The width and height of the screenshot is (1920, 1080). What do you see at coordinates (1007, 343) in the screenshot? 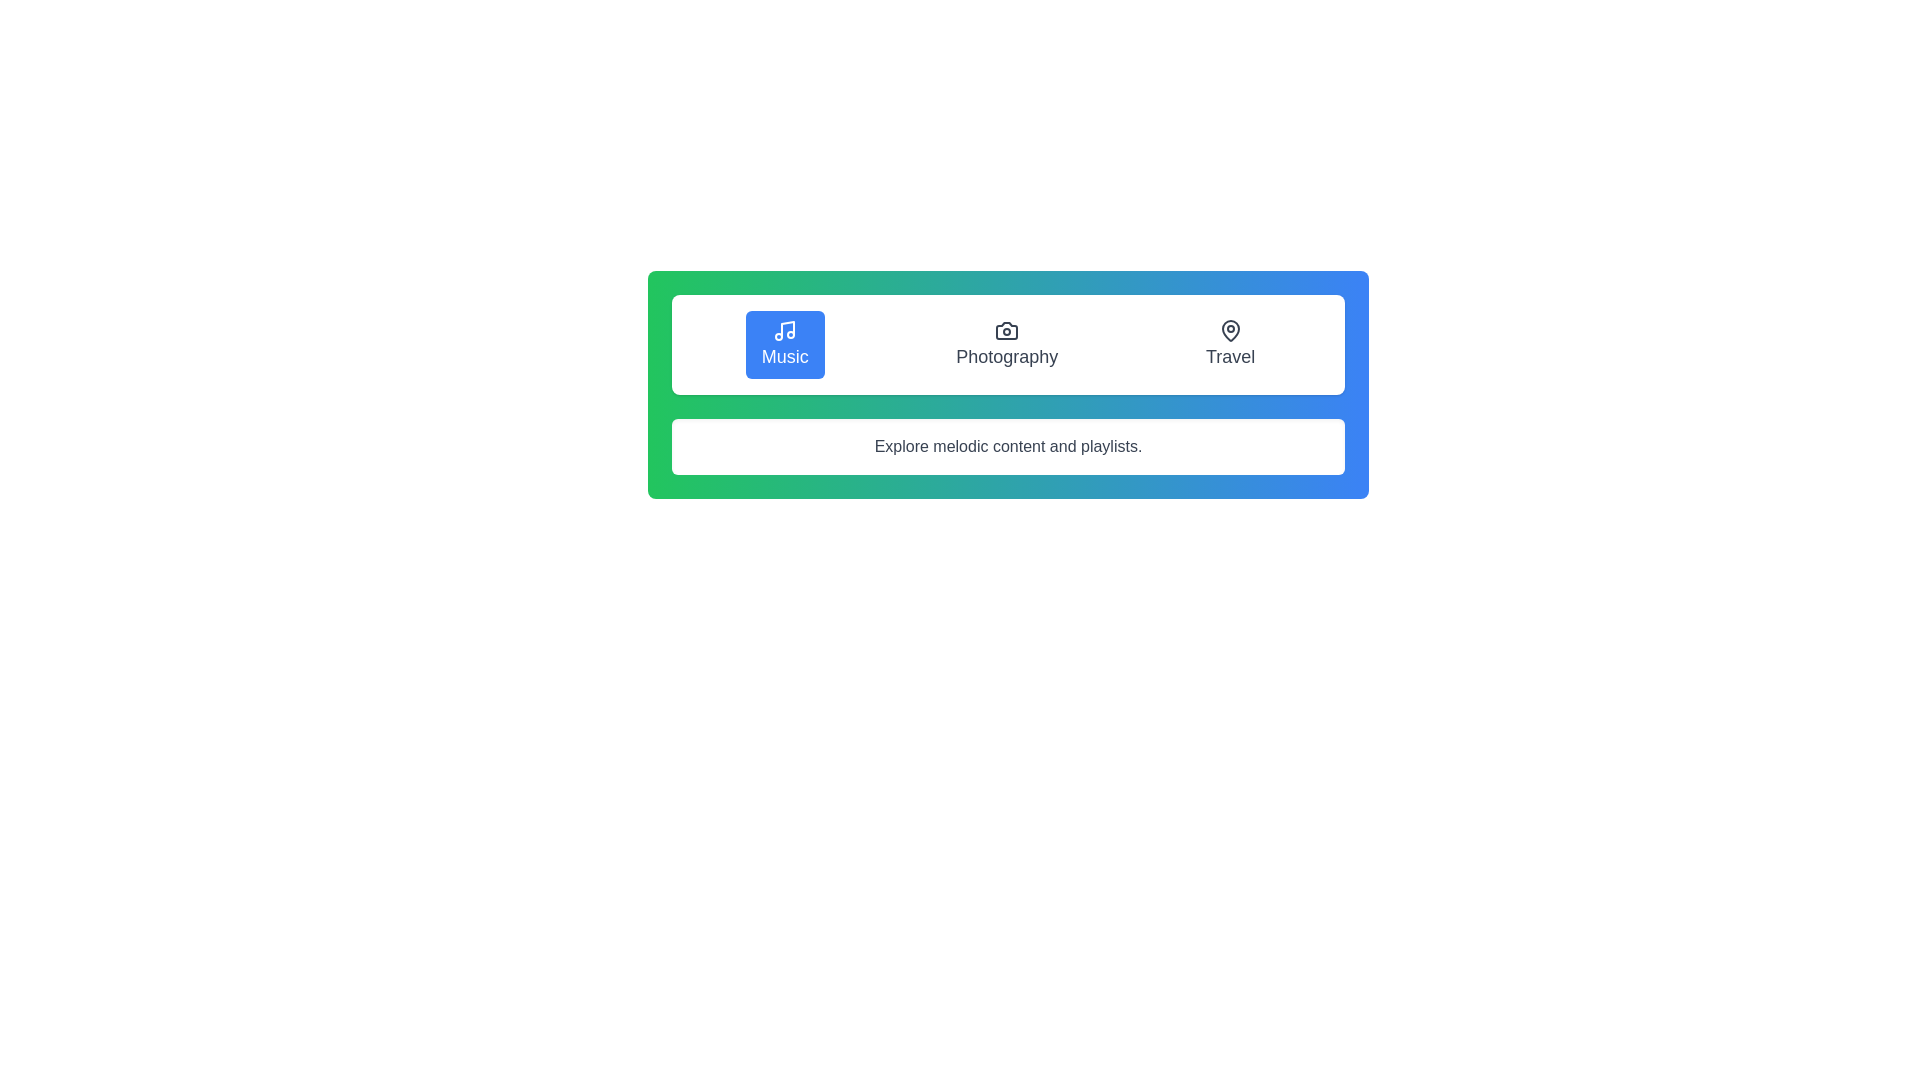
I see `the tab labeled Photography to observe its hover effect` at bounding box center [1007, 343].